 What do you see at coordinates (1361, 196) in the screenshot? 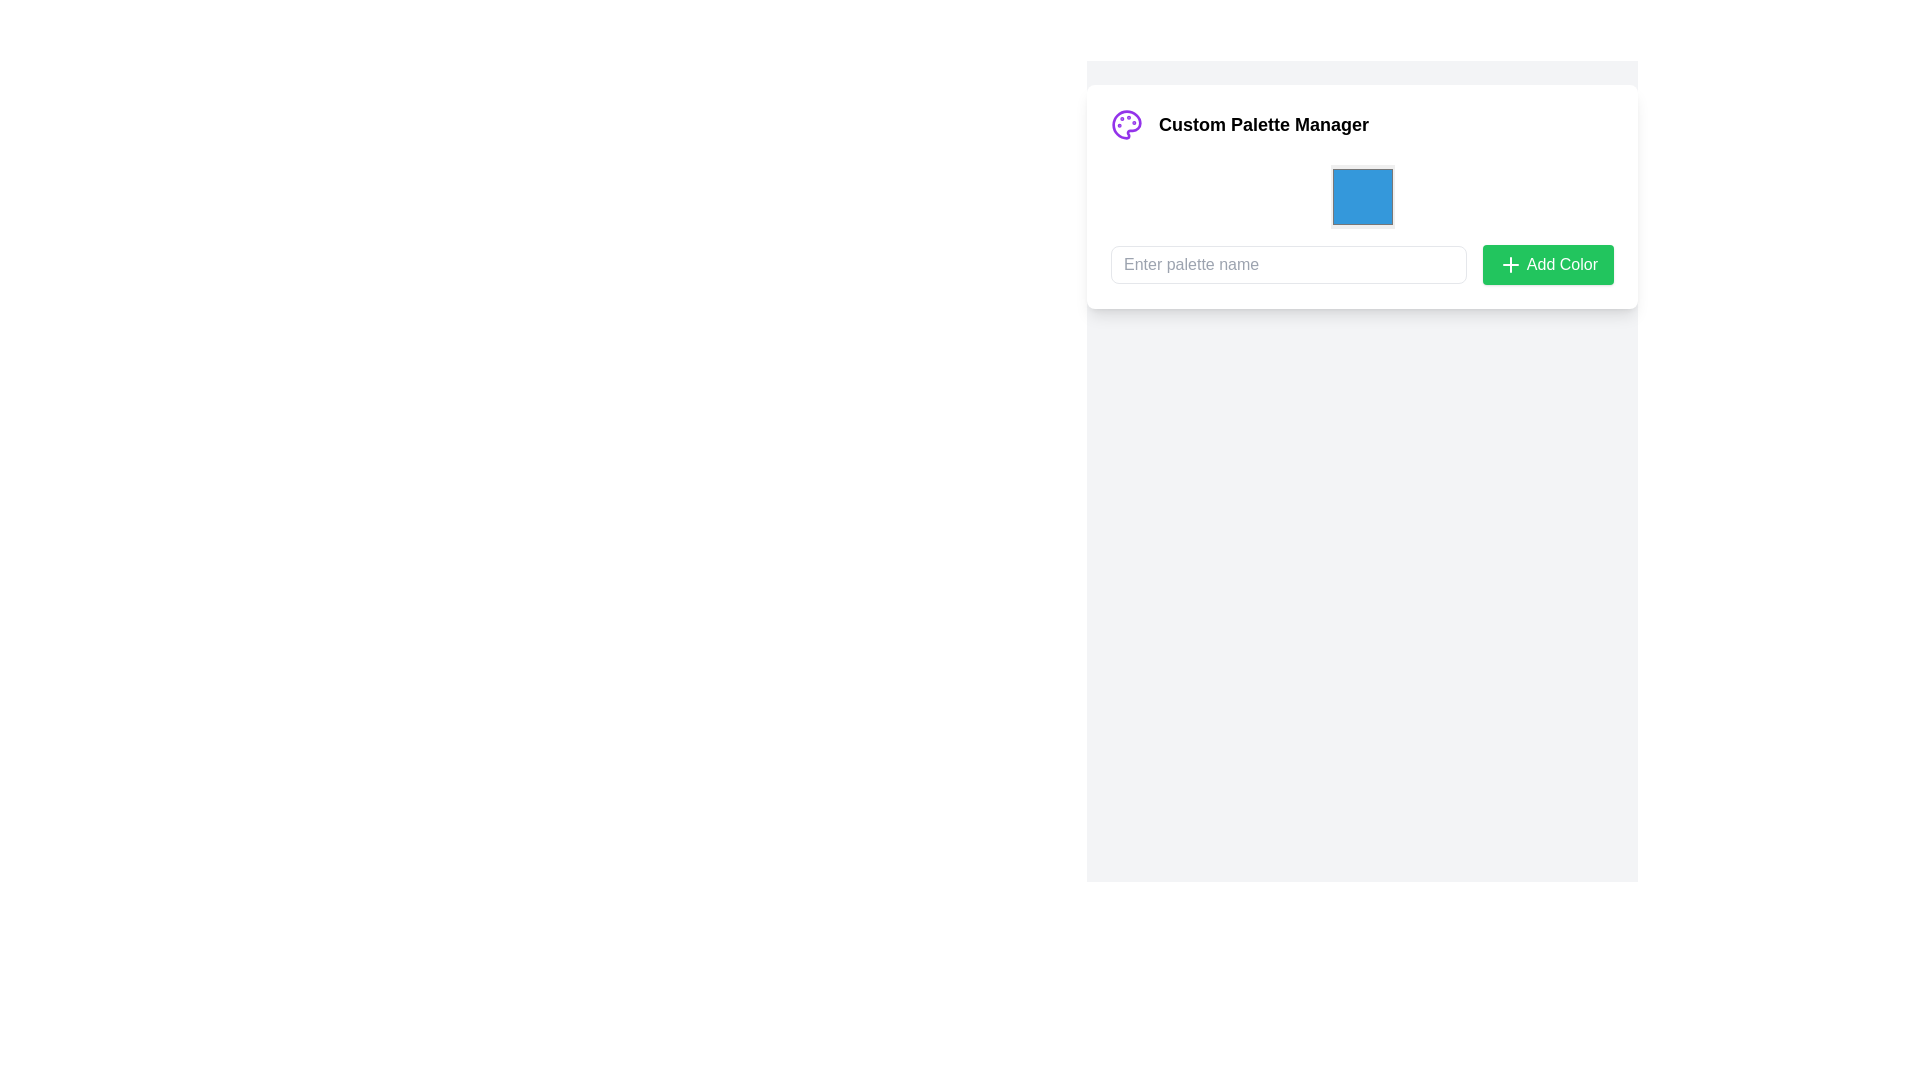
I see `the color selector element located within the 'Custom Palette Manager' card` at bounding box center [1361, 196].